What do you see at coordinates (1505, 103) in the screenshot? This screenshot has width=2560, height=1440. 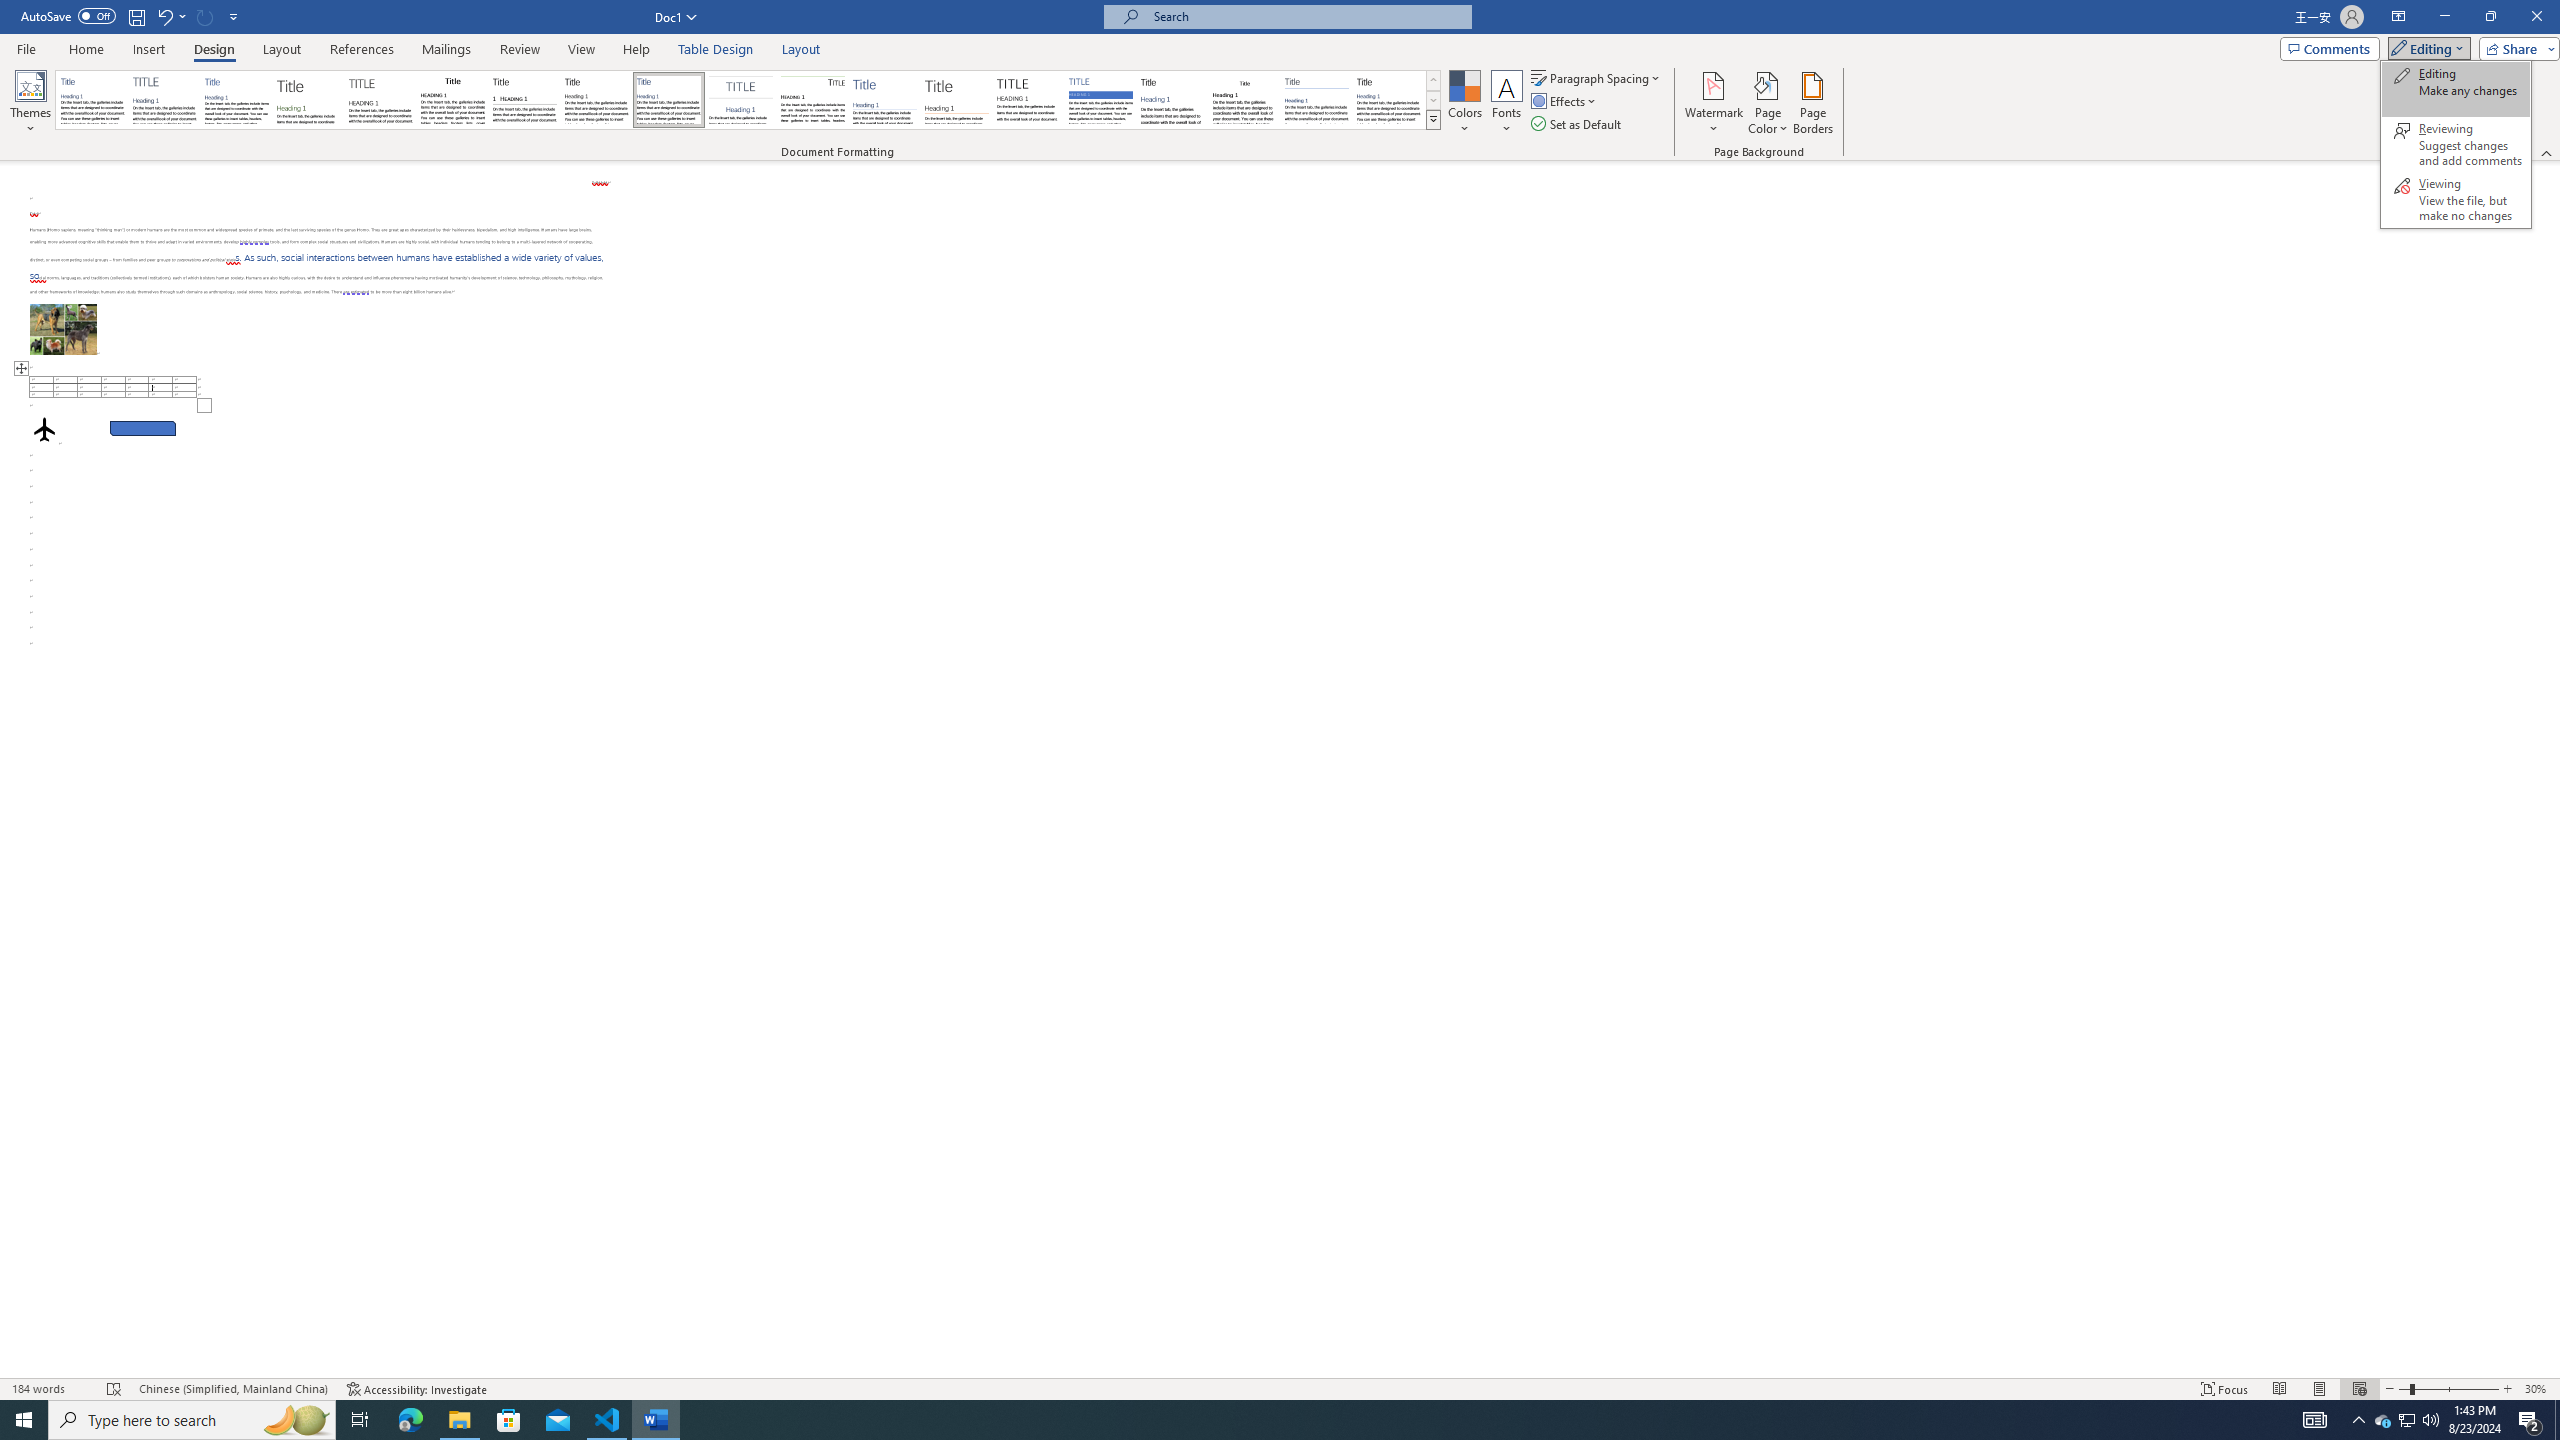 I see `'Fonts'` at bounding box center [1505, 103].